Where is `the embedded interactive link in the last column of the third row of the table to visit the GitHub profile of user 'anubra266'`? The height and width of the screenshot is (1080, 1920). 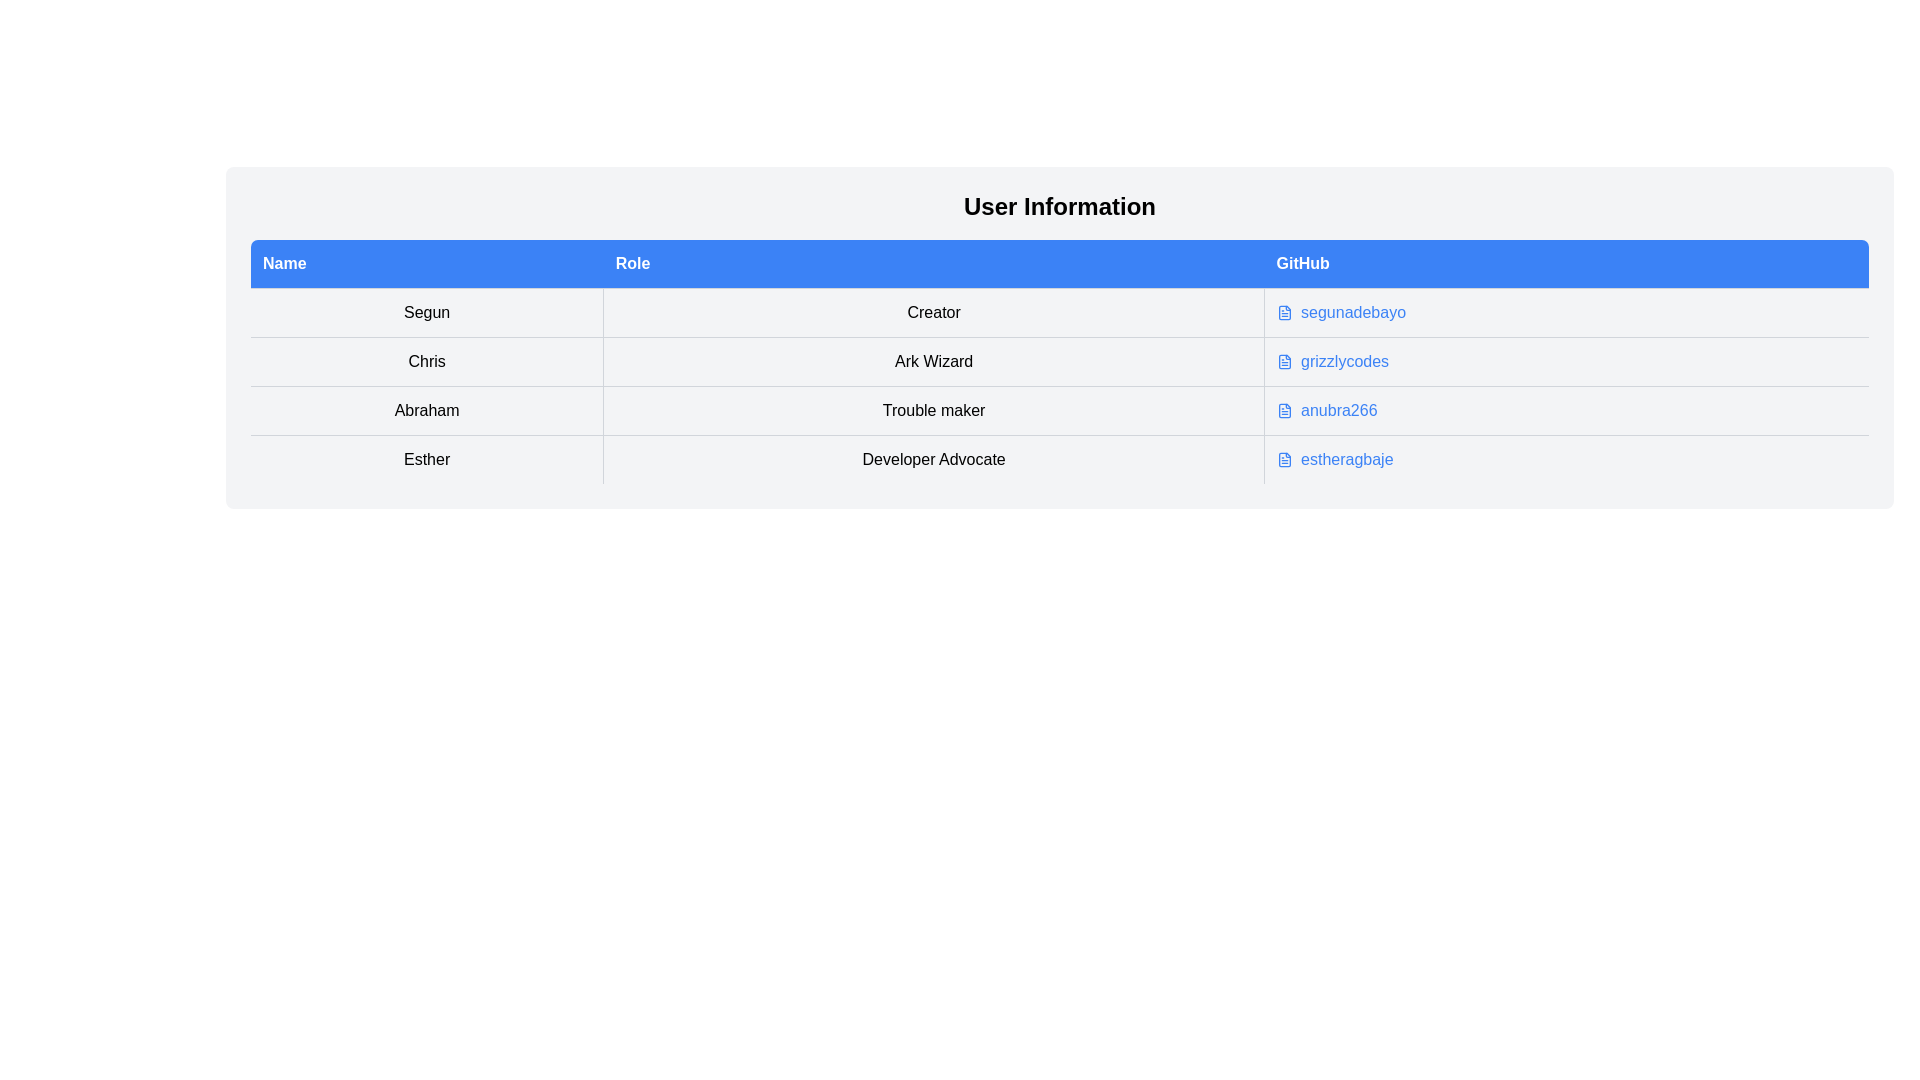
the embedded interactive link in the last column of the third row of the table to visit the GitHub profile of user 'anubra266' is located at coordinates (1566, 410).